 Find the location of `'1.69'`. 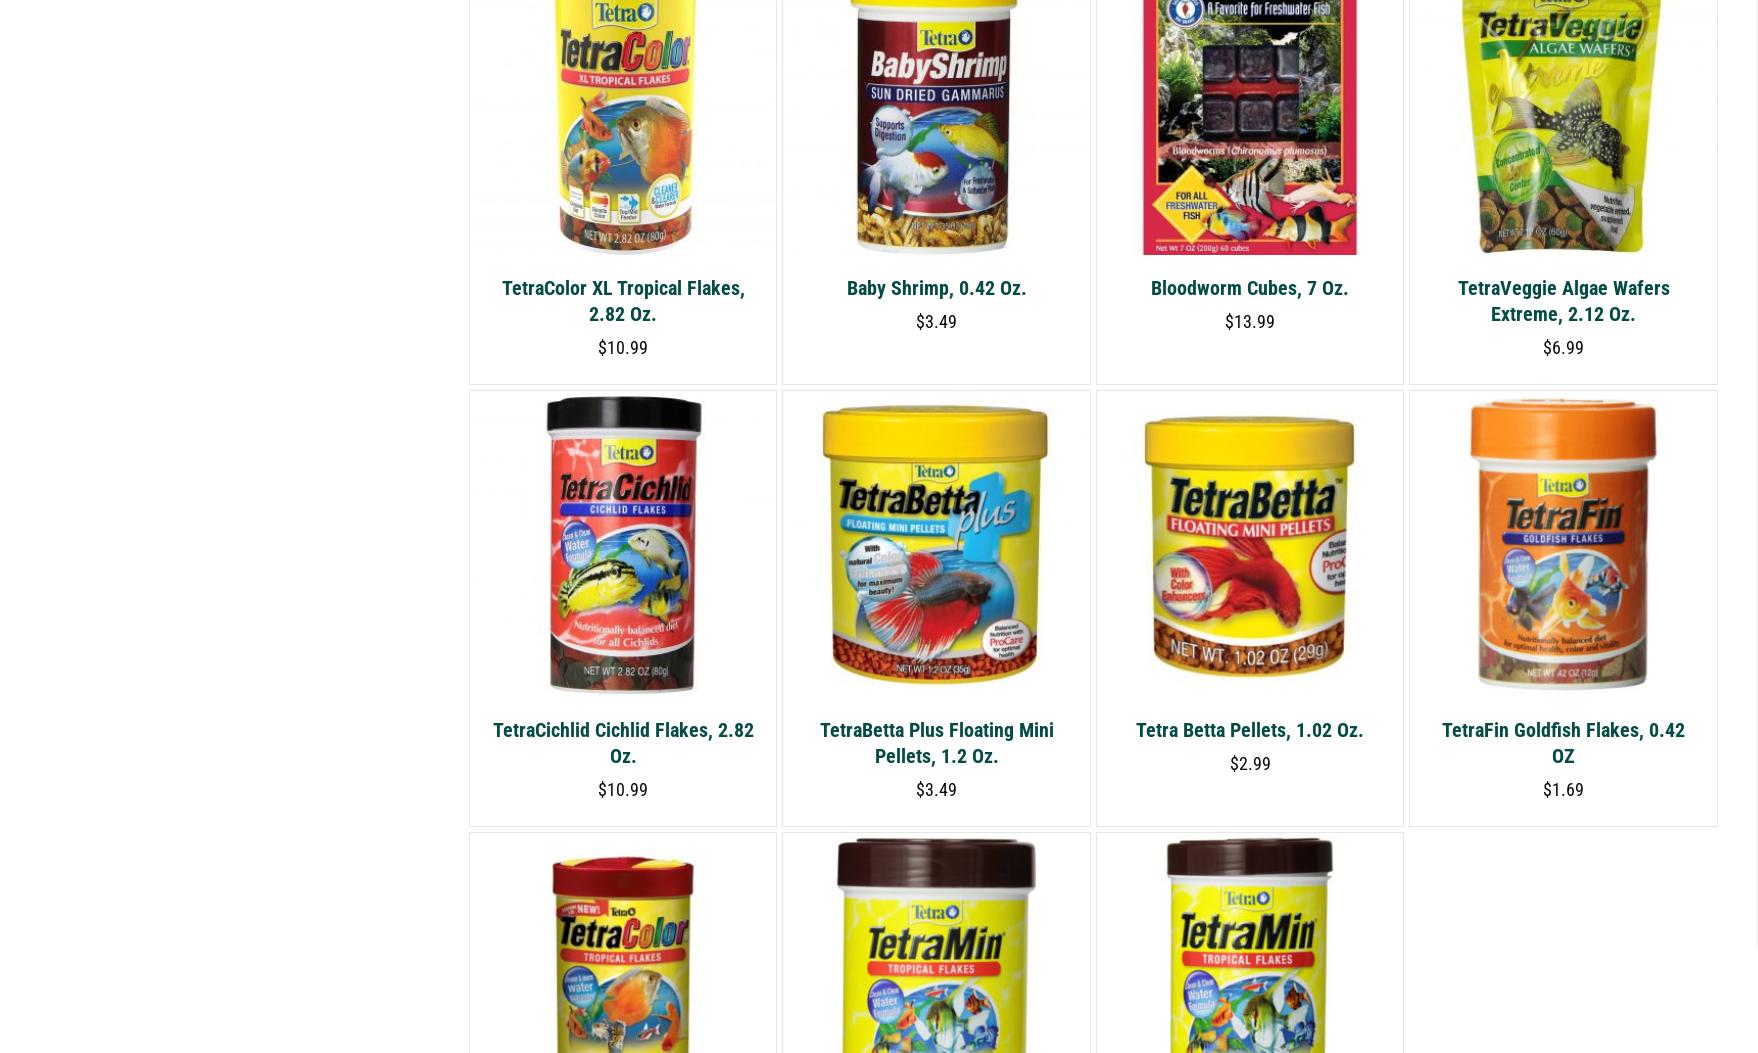

'1.69' is located at coordinates (1551, 789).